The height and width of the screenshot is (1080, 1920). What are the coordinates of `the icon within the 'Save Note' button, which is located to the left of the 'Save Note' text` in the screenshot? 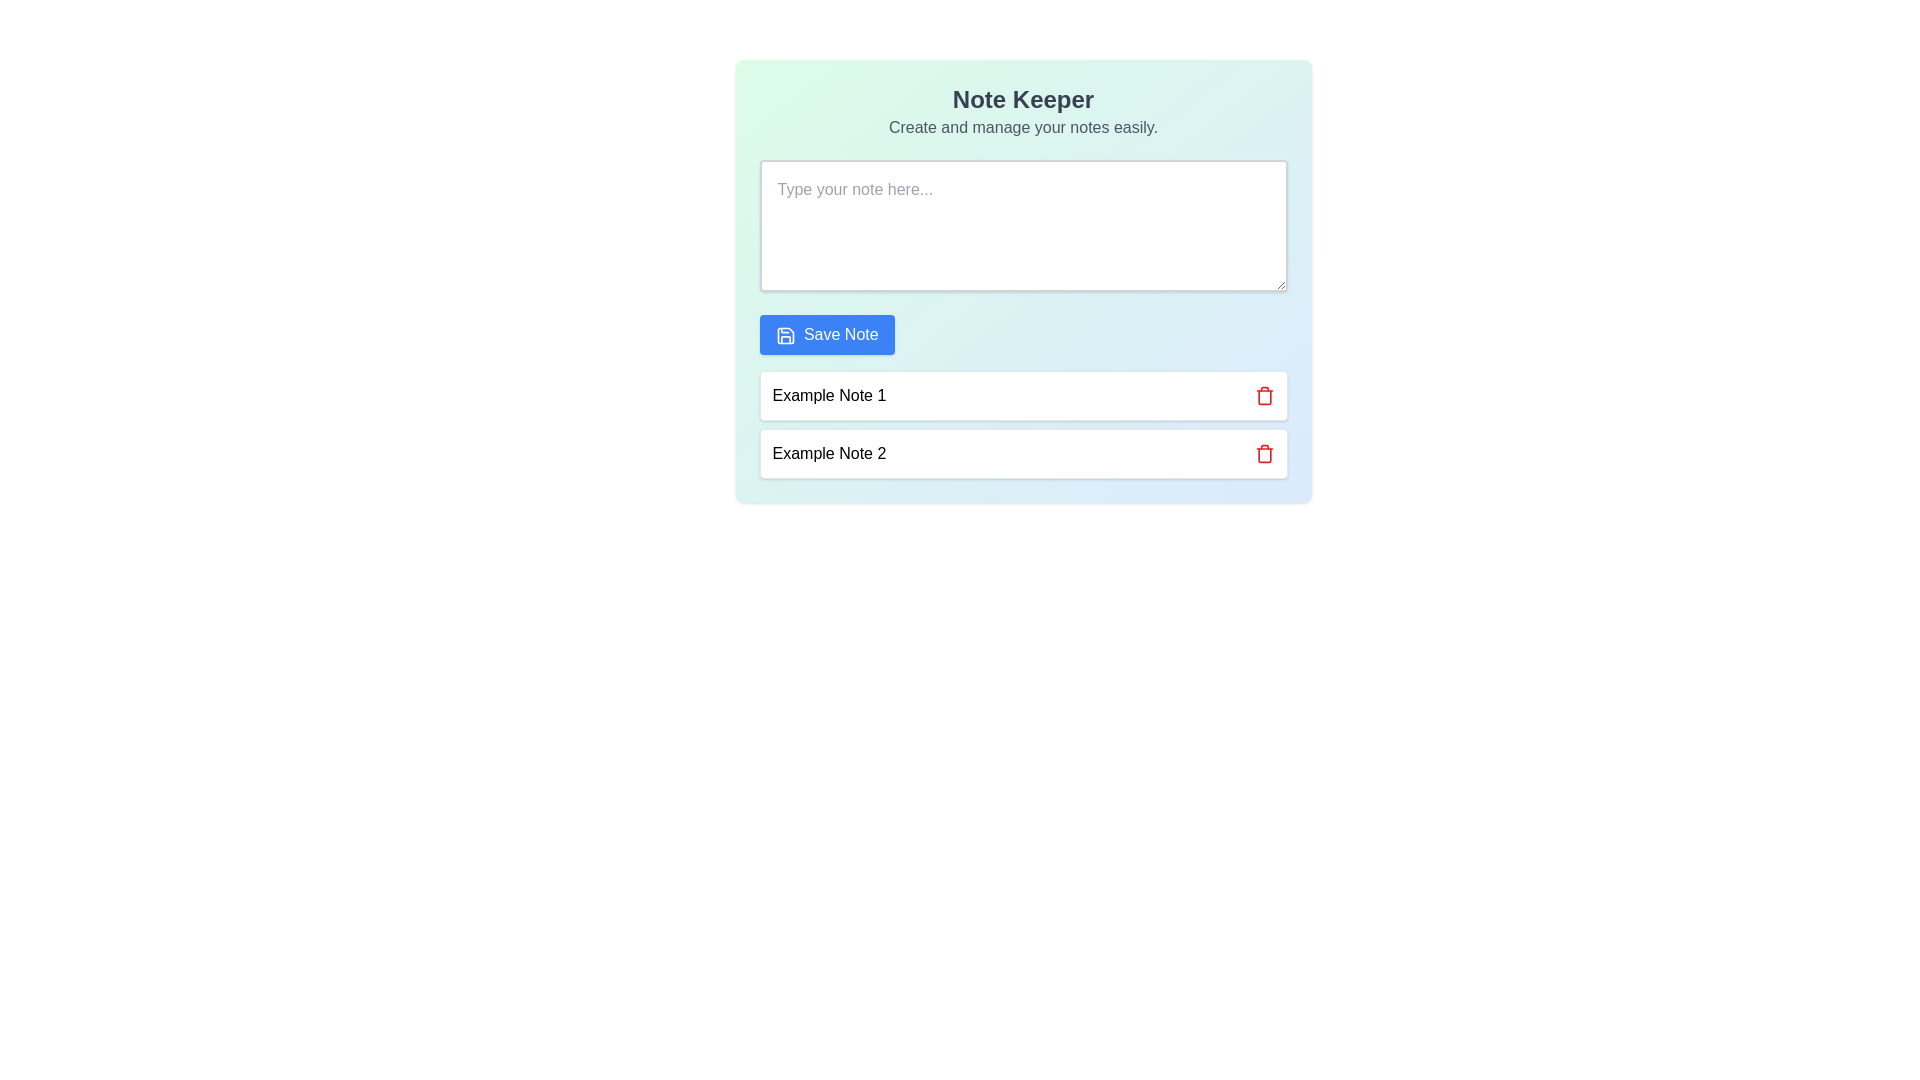 It's located at (784, 334).